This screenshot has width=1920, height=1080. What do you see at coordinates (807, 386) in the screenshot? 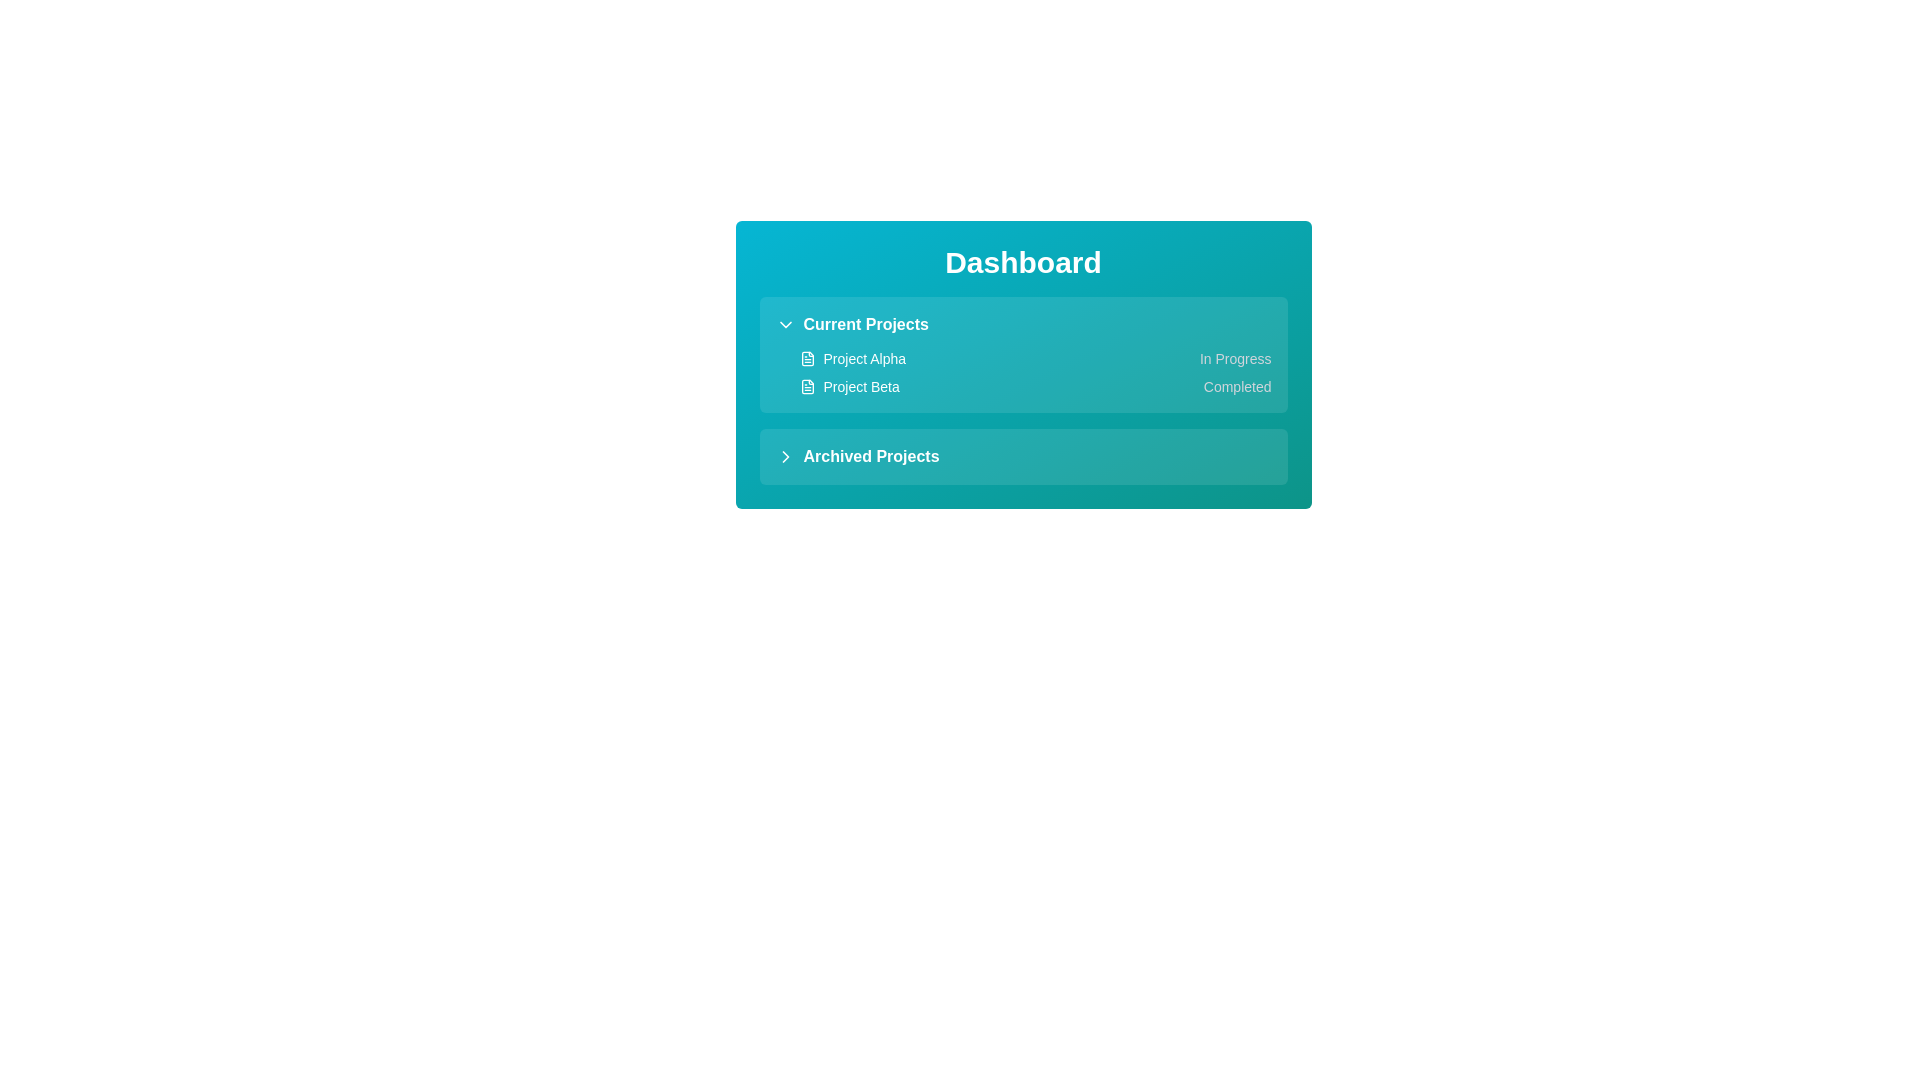
I see `the document icon representing 'Project Beta' located in the 'Current Projects' section of the dashboard, positioned to the left of the text 'Project Beta'` at bounding box center [807, 386].